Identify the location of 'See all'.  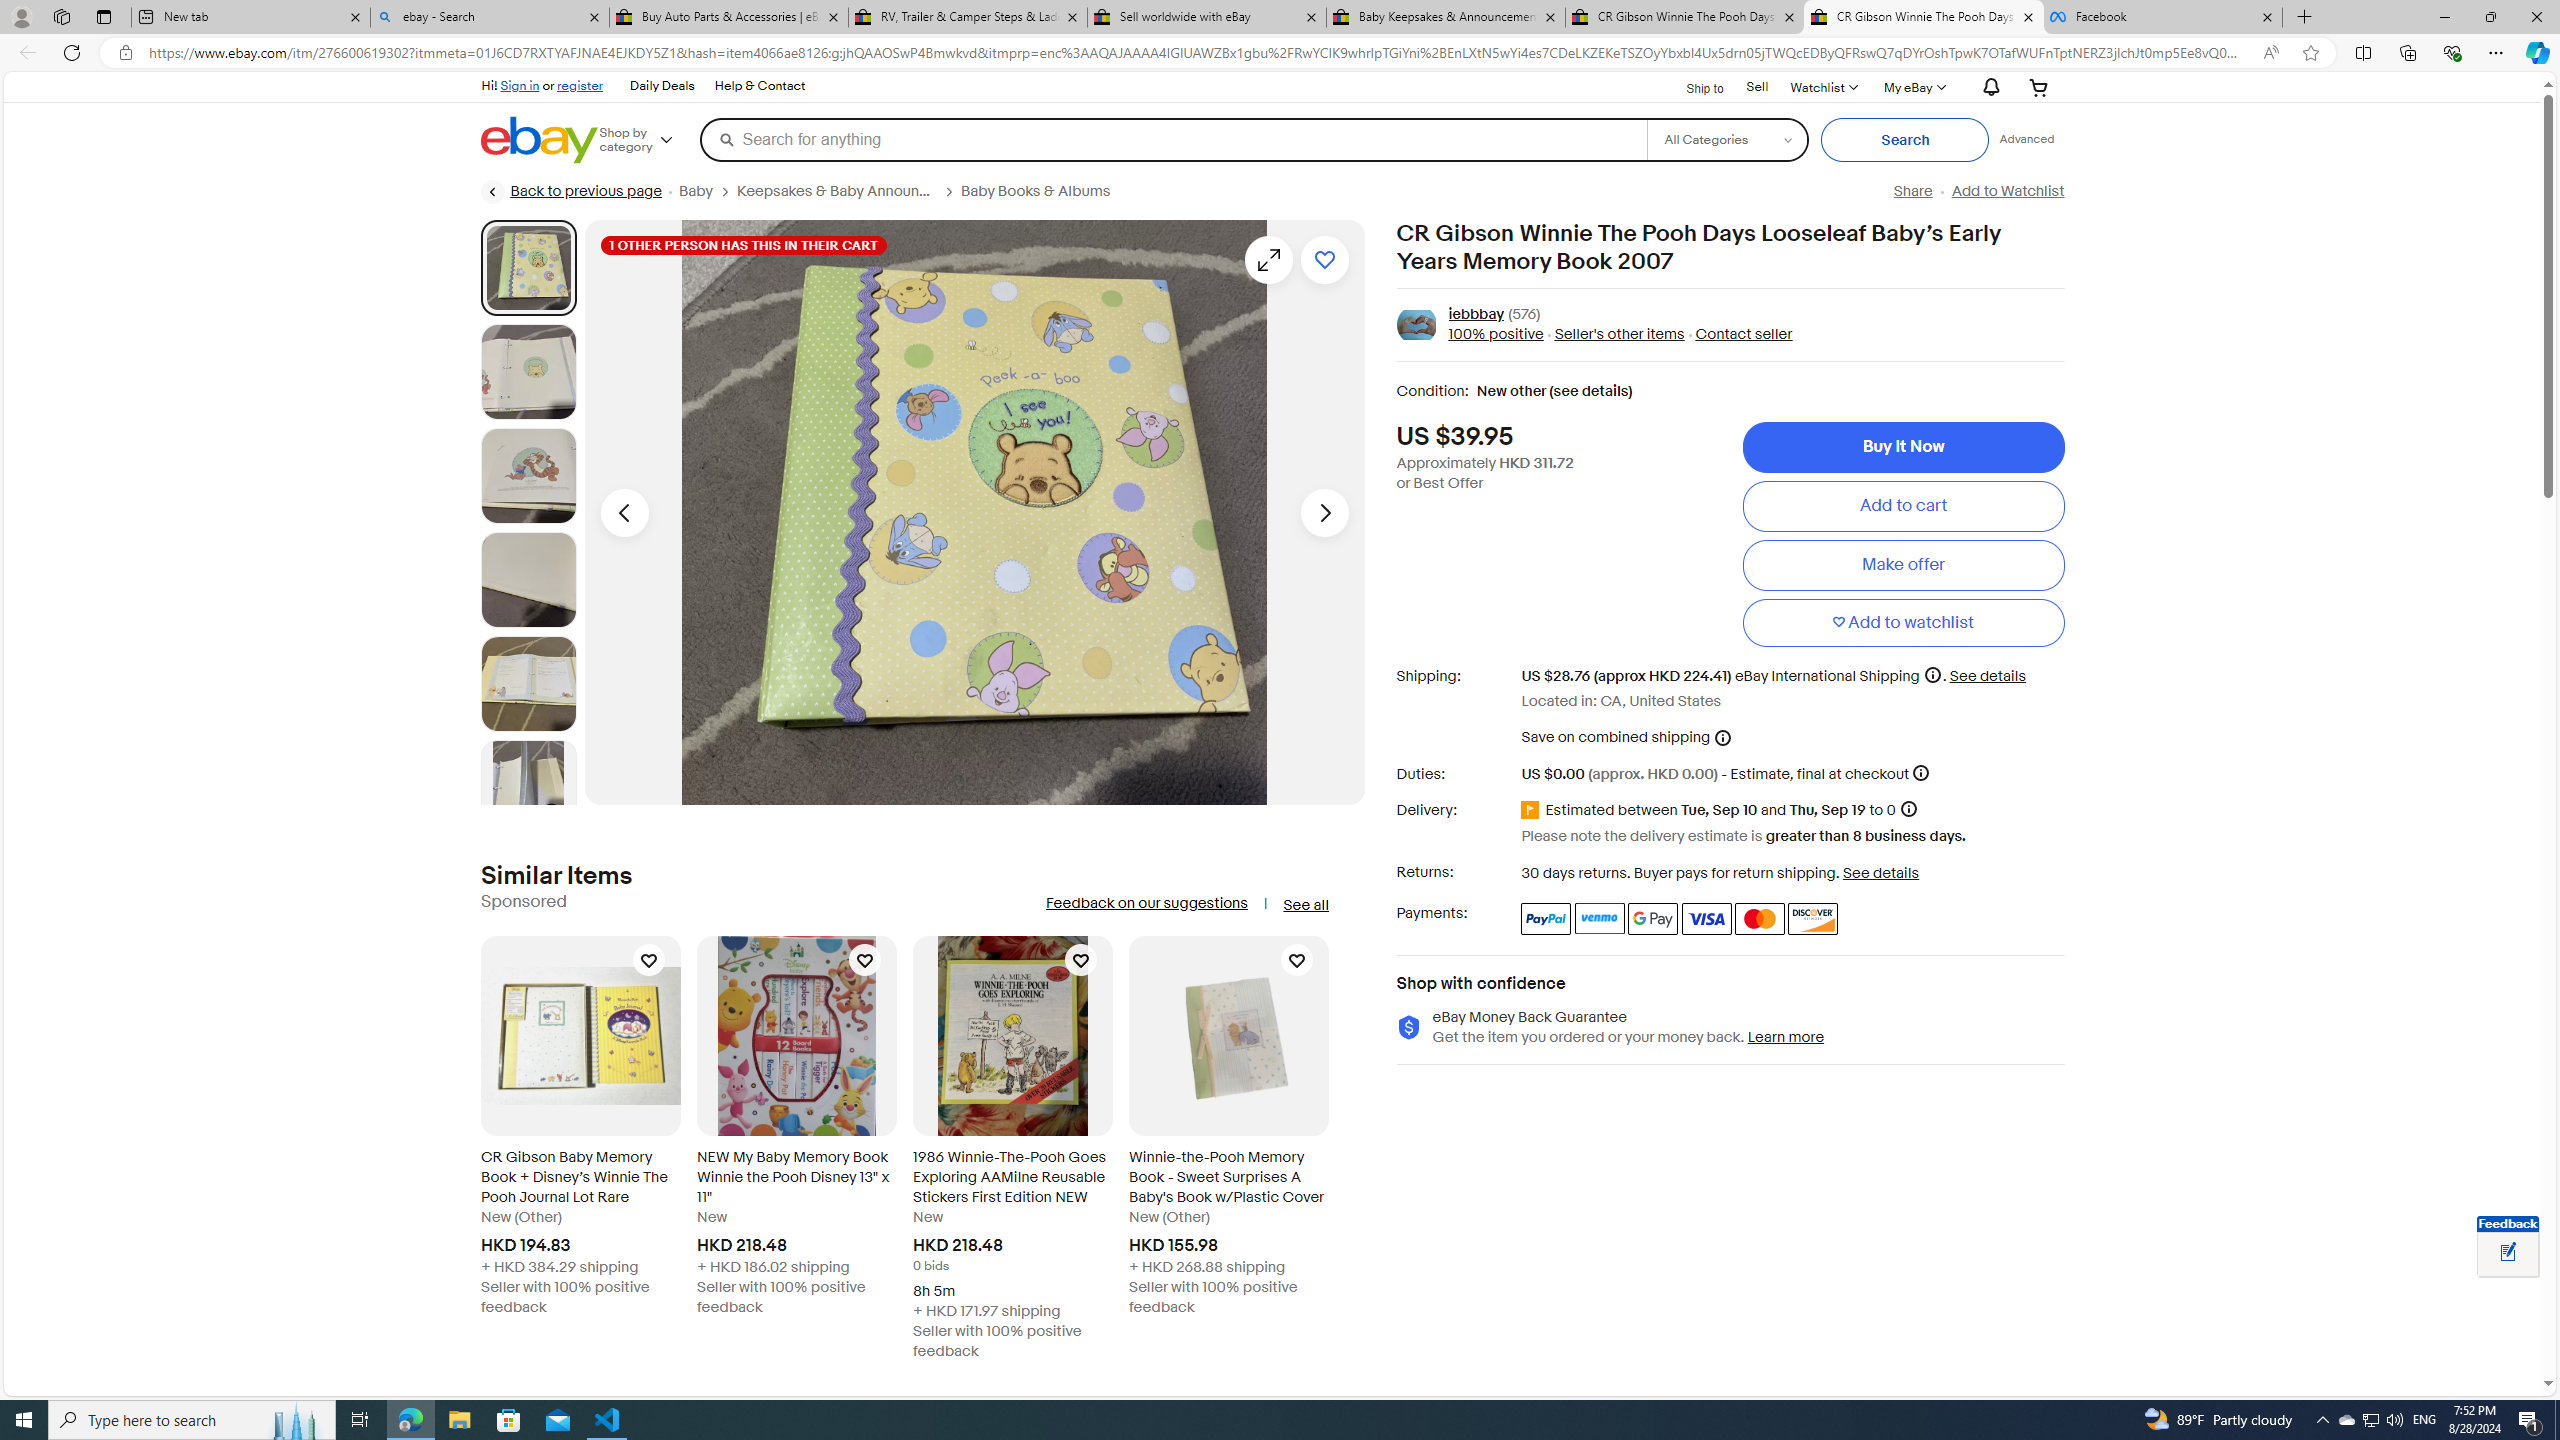
(1304, 904).